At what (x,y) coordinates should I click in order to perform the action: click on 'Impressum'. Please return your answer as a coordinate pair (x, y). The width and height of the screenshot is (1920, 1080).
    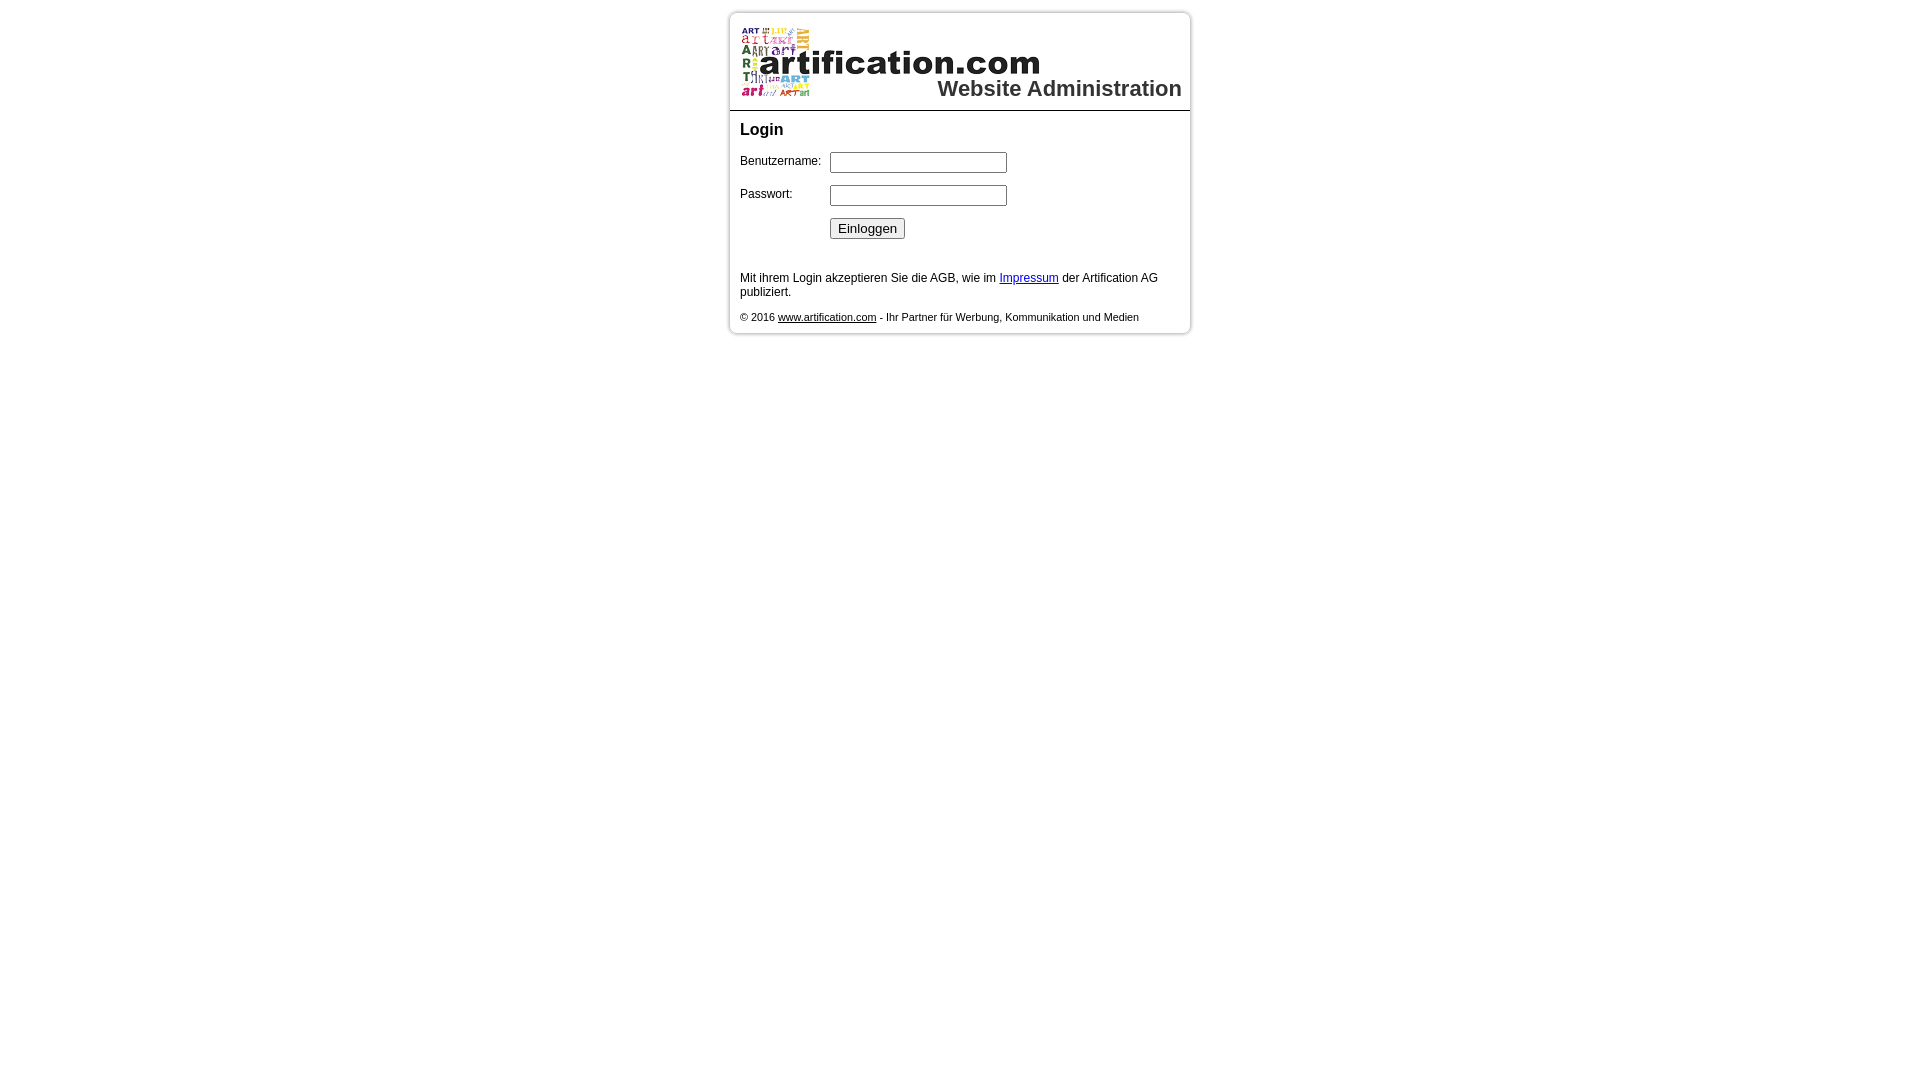
    Looking at the image, I should click on (1028, 277).